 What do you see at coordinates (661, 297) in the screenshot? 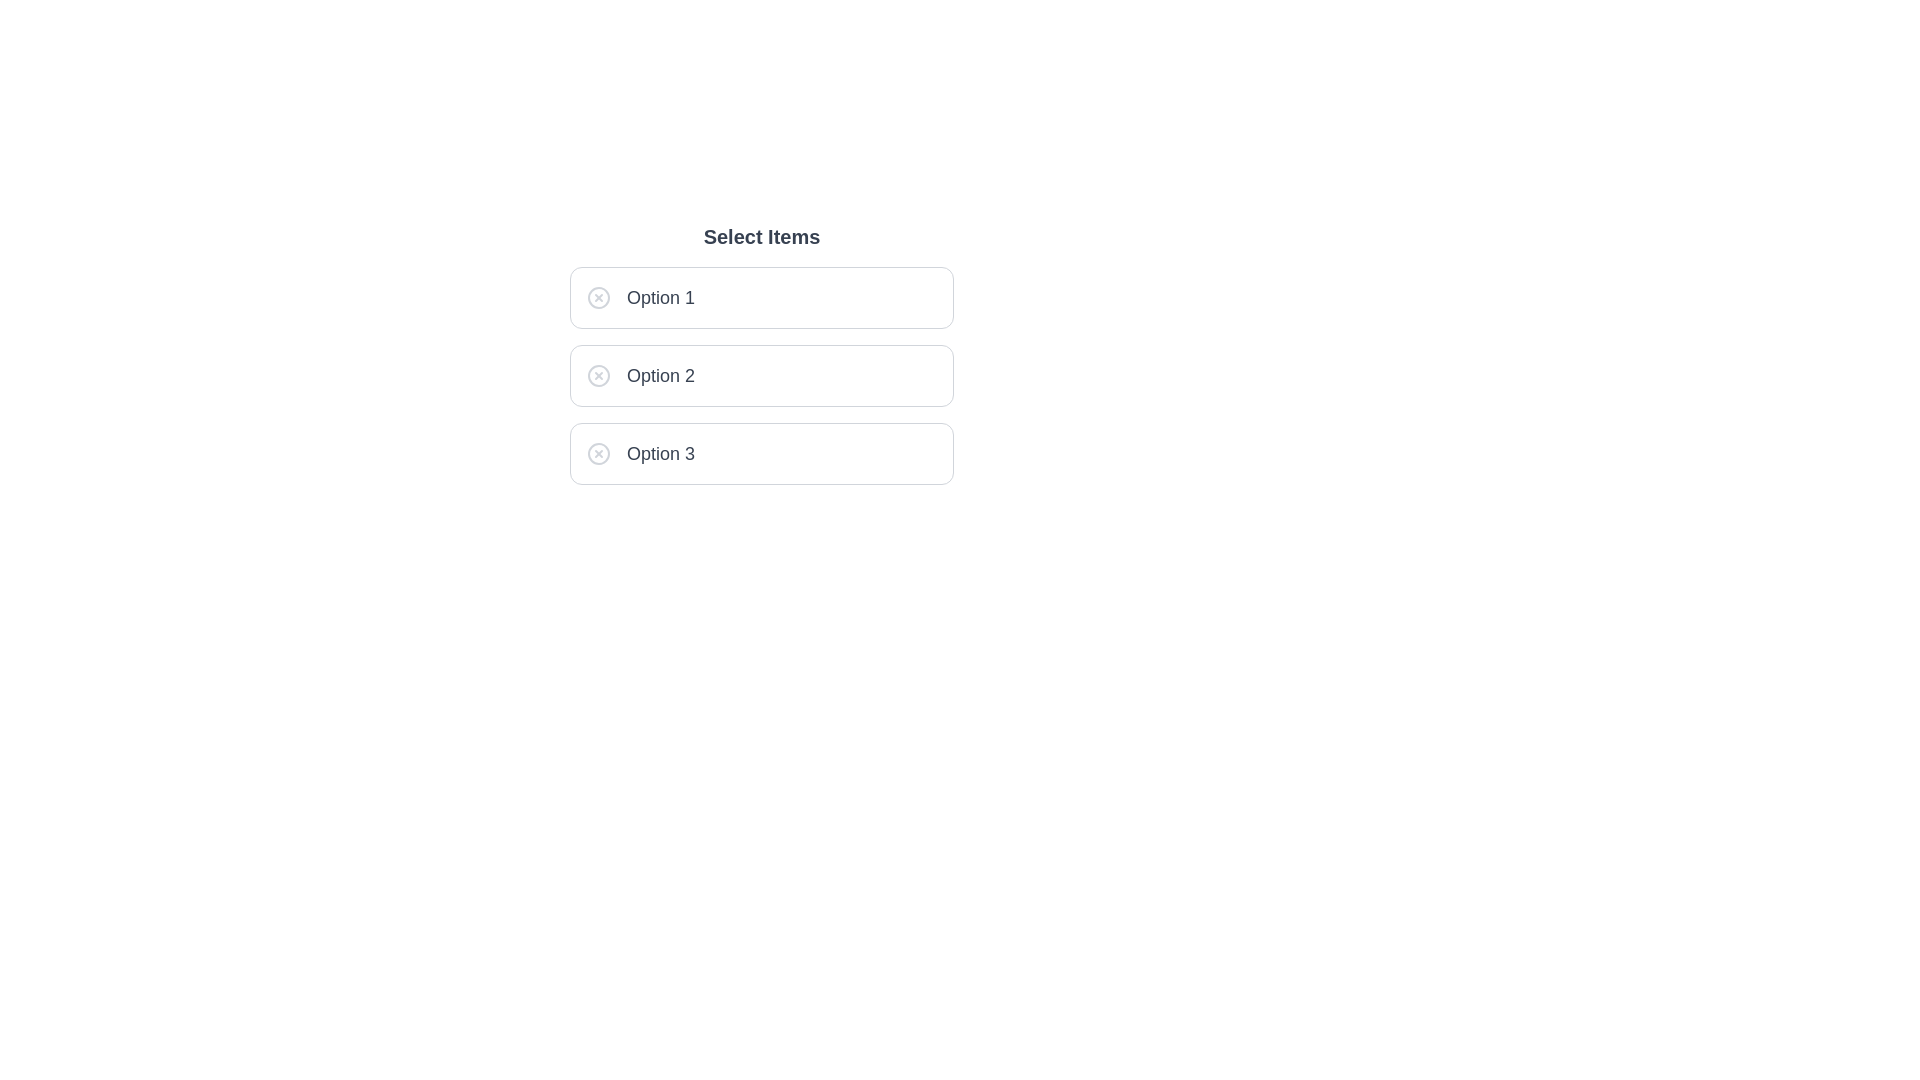
I see `the text label that identifies the first selectable item in the vertical list, which is centrally aligned within a rounded rectangular card` at bounding box center [661, 297].